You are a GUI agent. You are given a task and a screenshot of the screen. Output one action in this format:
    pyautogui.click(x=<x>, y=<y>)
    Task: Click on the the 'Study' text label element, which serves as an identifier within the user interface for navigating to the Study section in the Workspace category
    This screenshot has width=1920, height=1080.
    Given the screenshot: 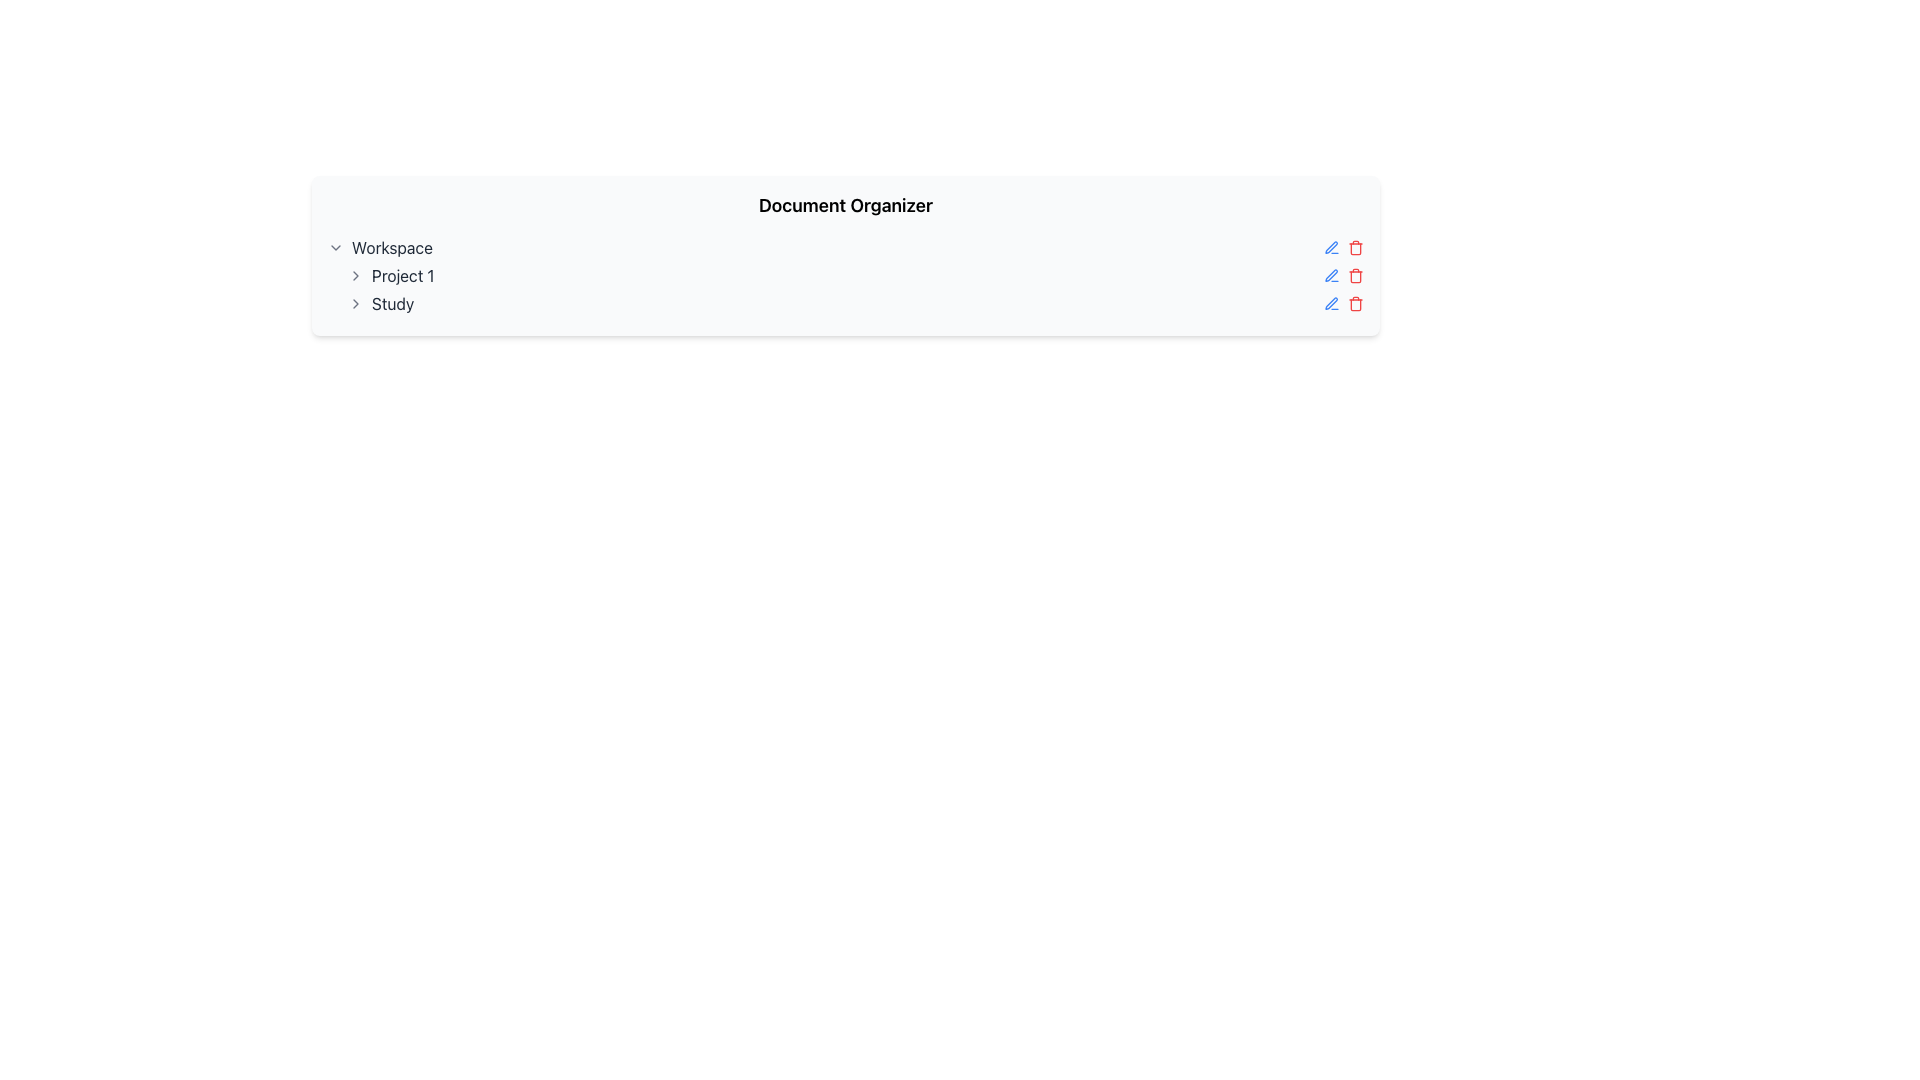 What is the action you would take?
    pyautogui.click(x=393, y=304)
    